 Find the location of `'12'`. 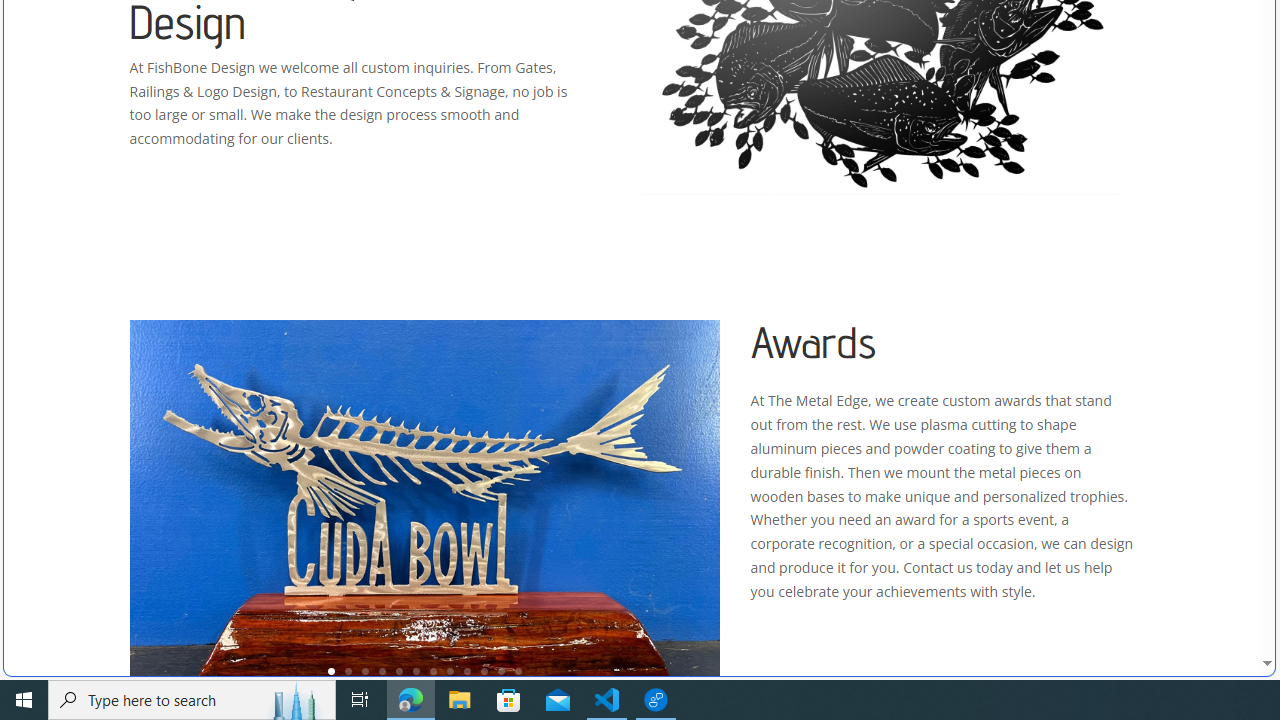

'12' is located at coordinates (518, 671).